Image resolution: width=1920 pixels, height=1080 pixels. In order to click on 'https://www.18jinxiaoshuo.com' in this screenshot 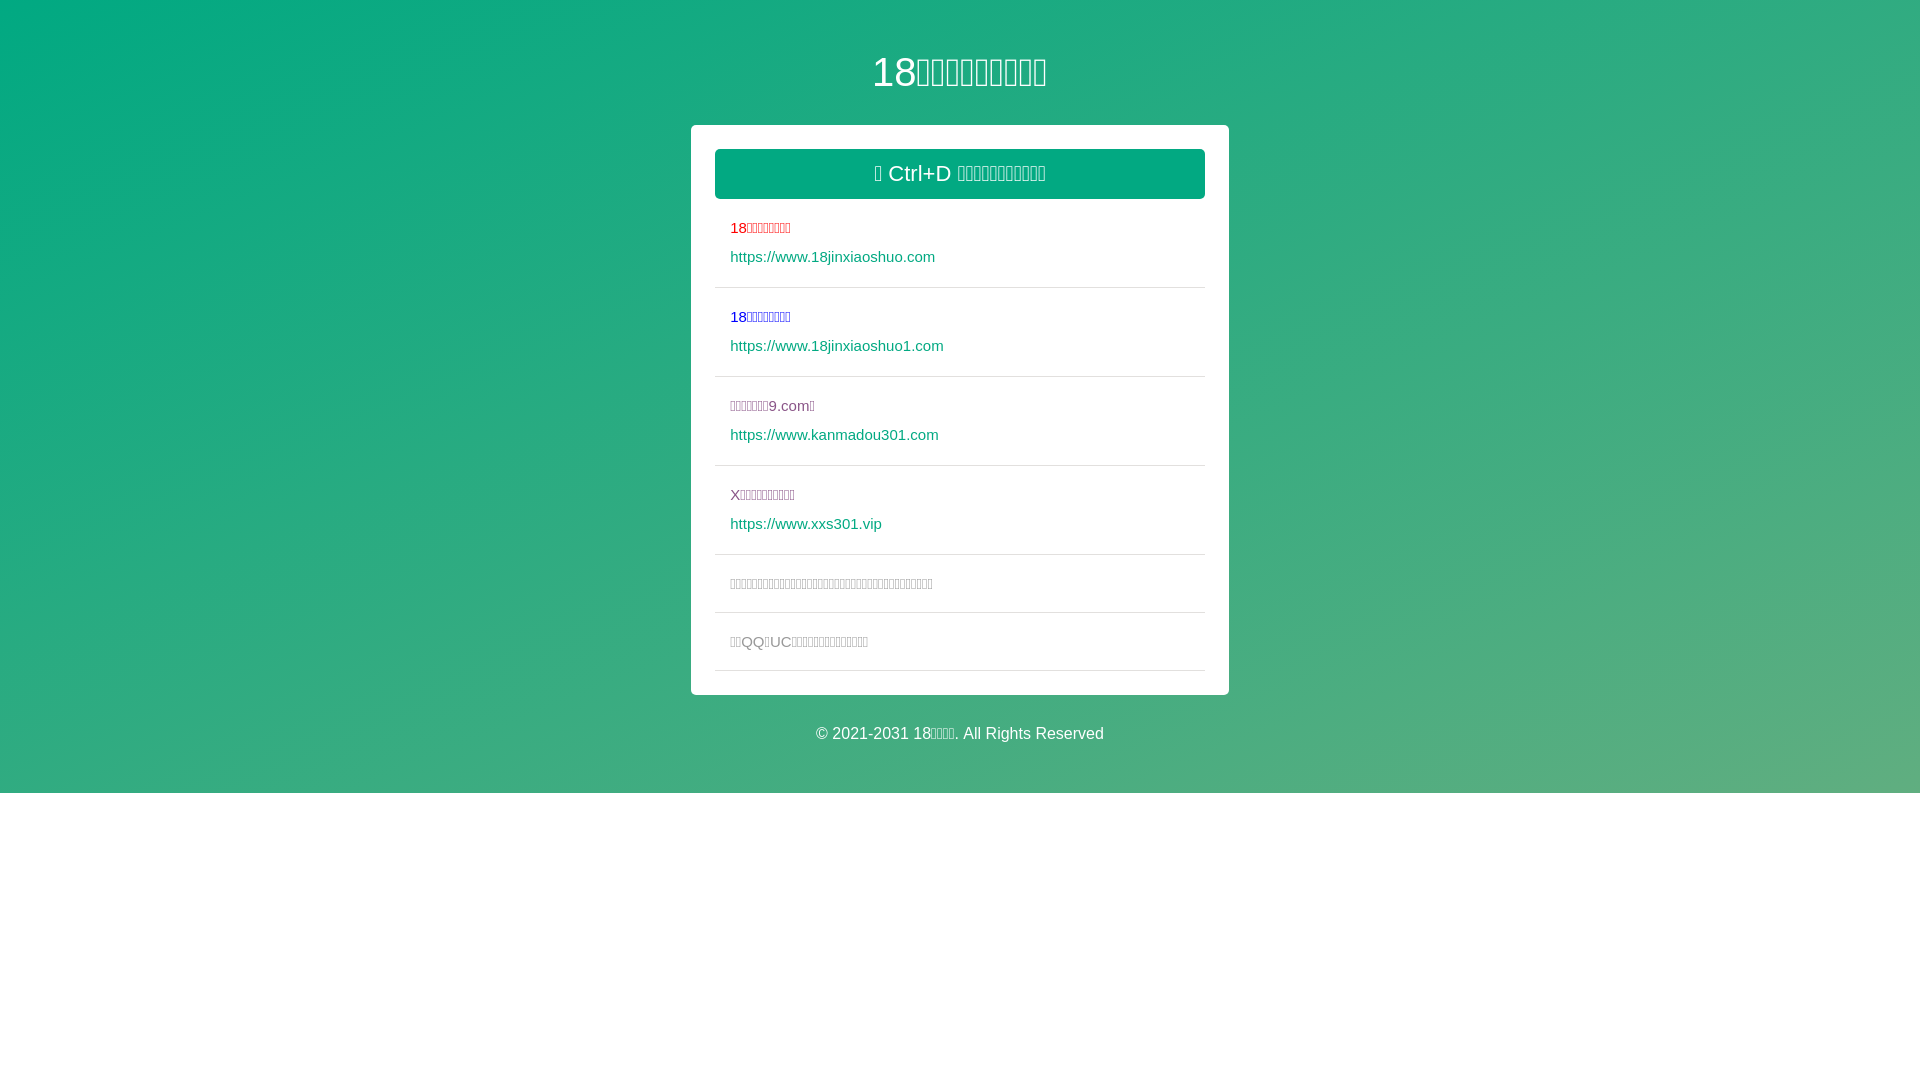, I will do `click(728, 267)`.